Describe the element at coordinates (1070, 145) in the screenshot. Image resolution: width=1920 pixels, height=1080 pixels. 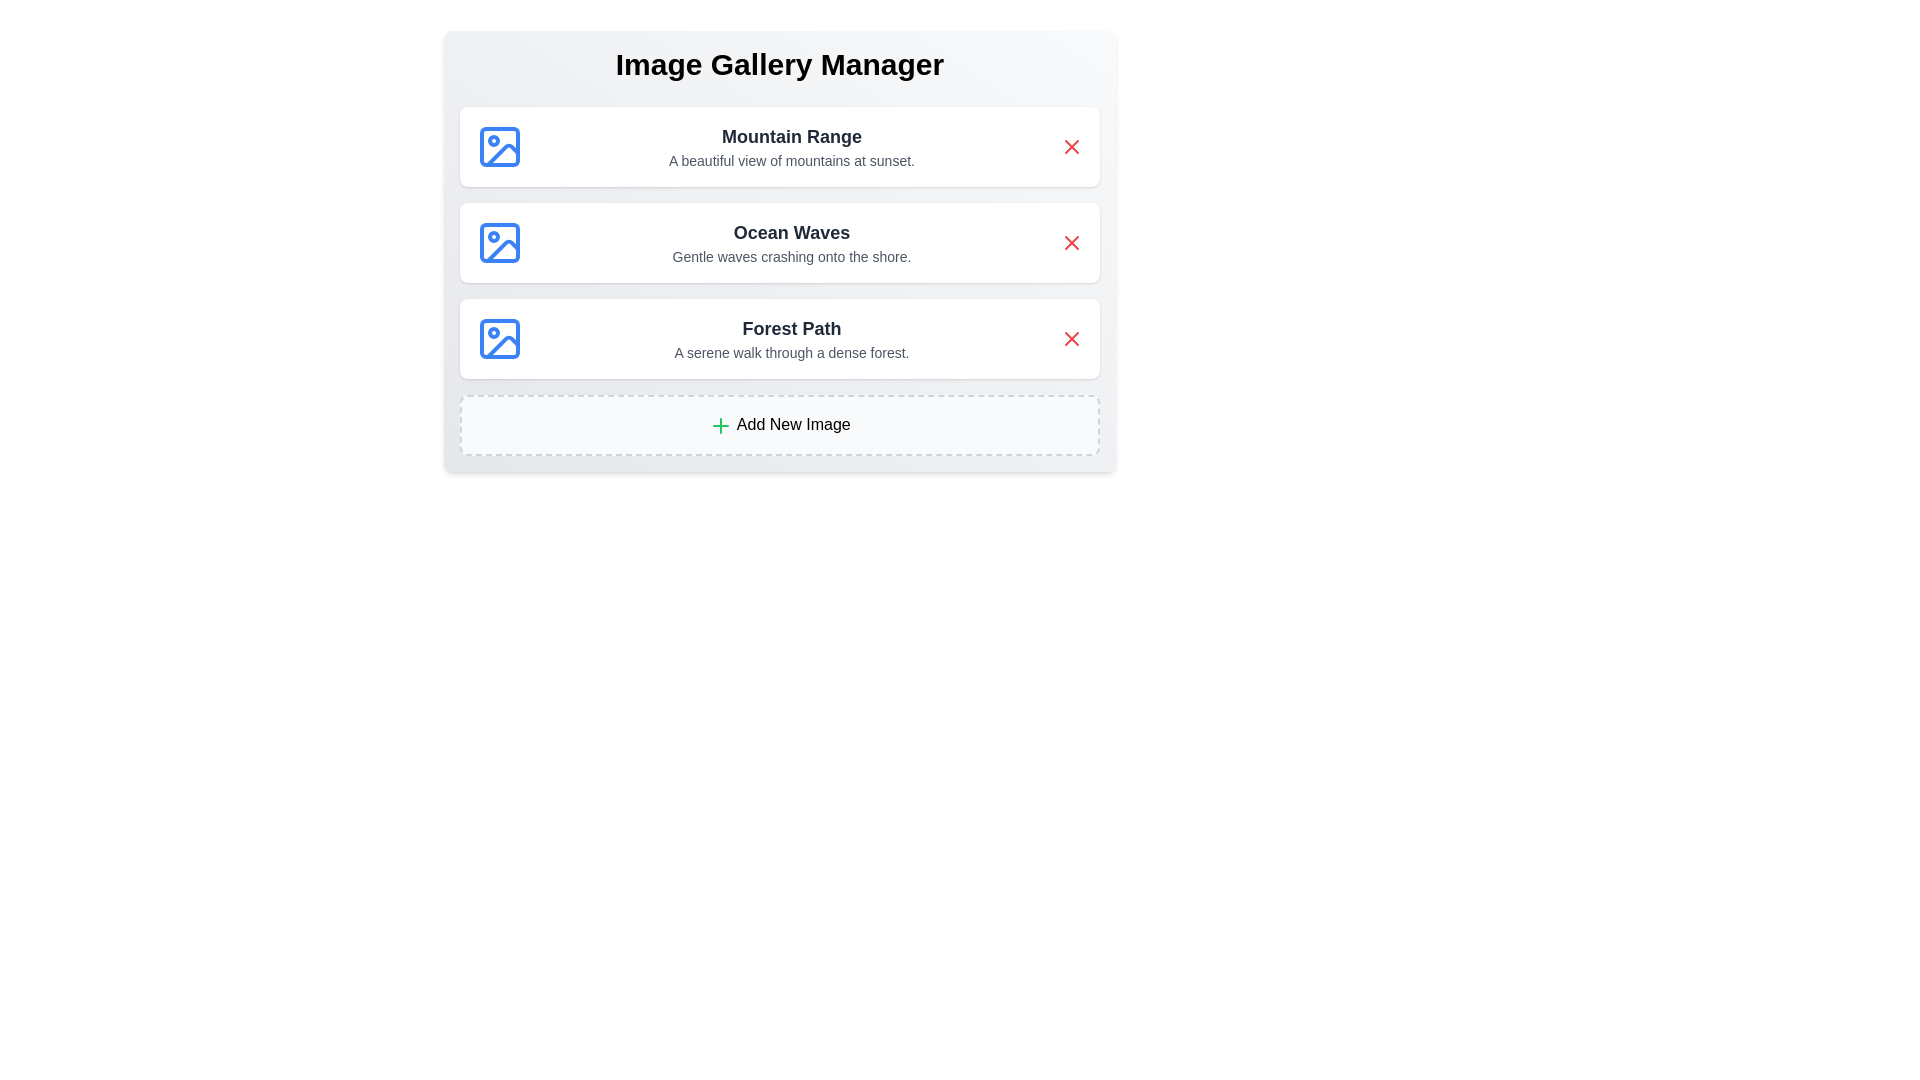
I see `the delete button for the image titled Mountain Range` at that location.